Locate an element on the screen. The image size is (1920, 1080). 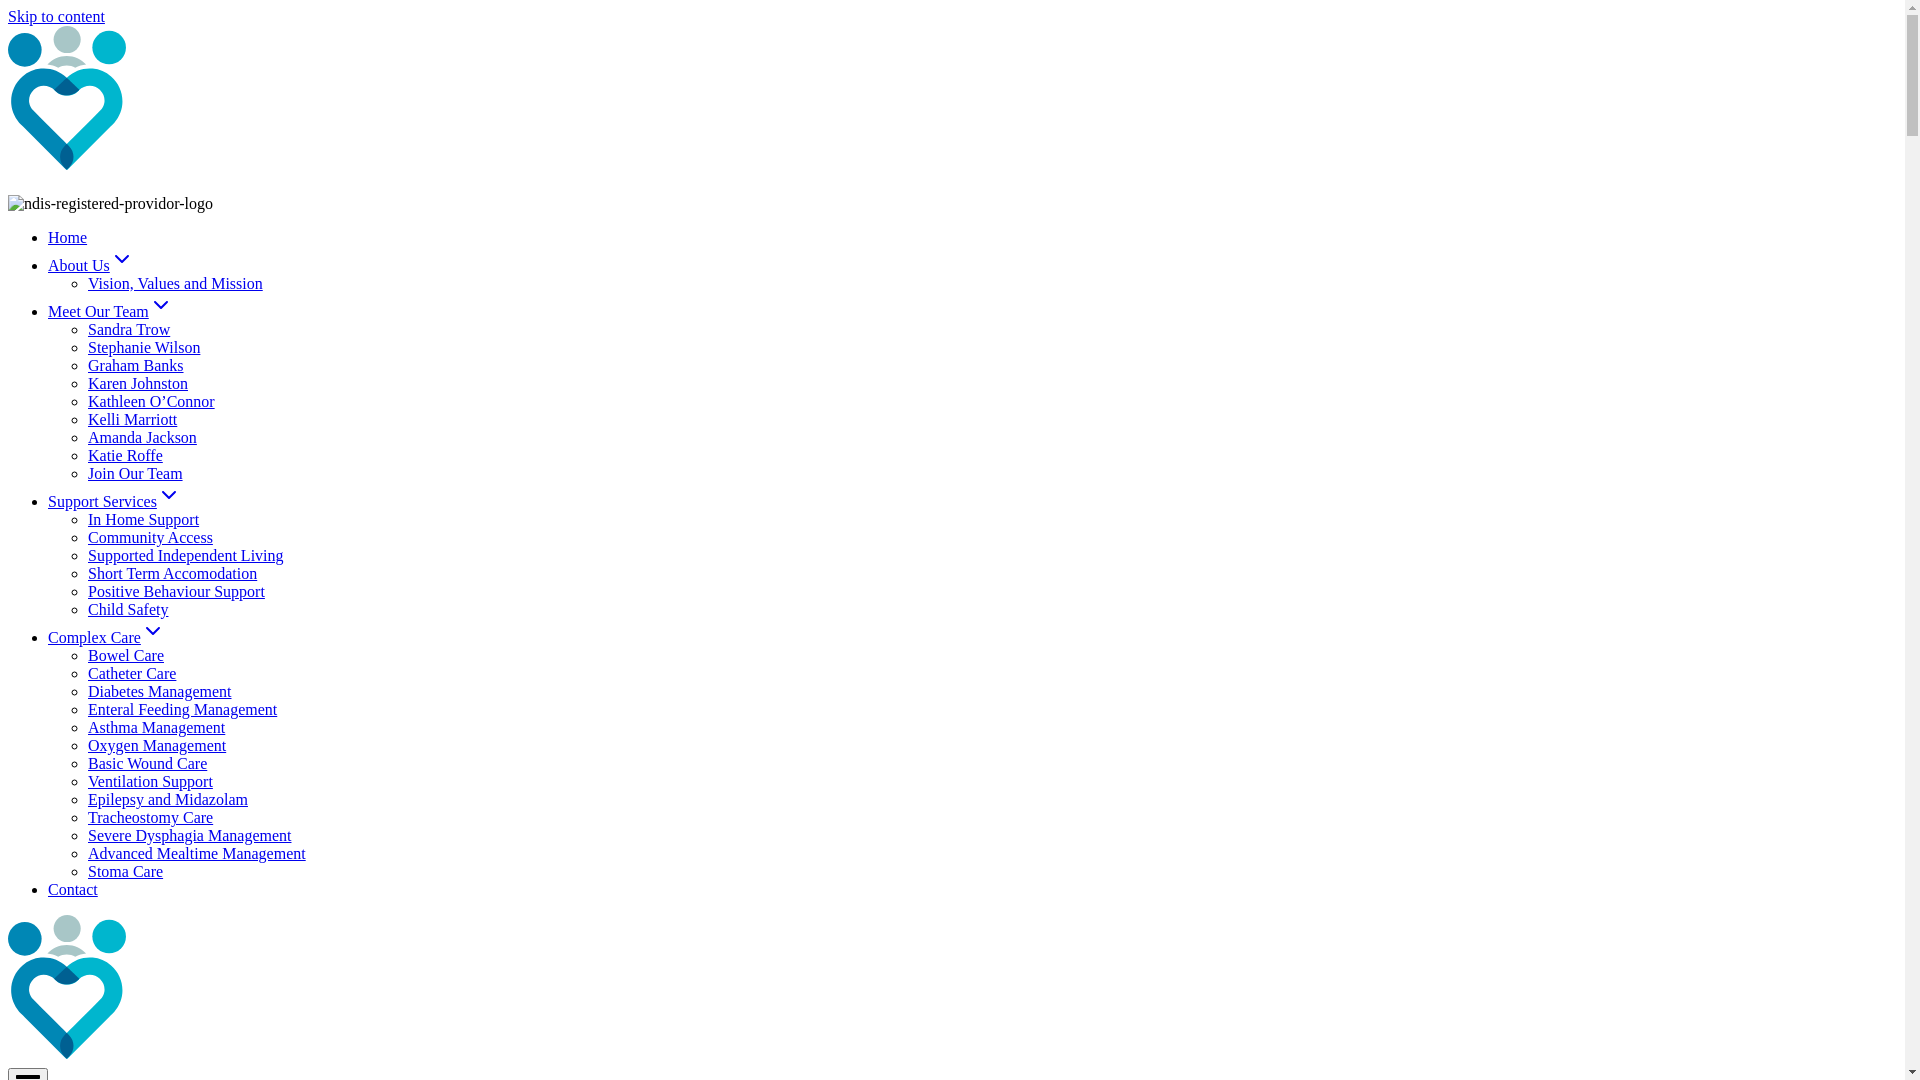
'About UsExpand' is located at coordinates (90, 264).